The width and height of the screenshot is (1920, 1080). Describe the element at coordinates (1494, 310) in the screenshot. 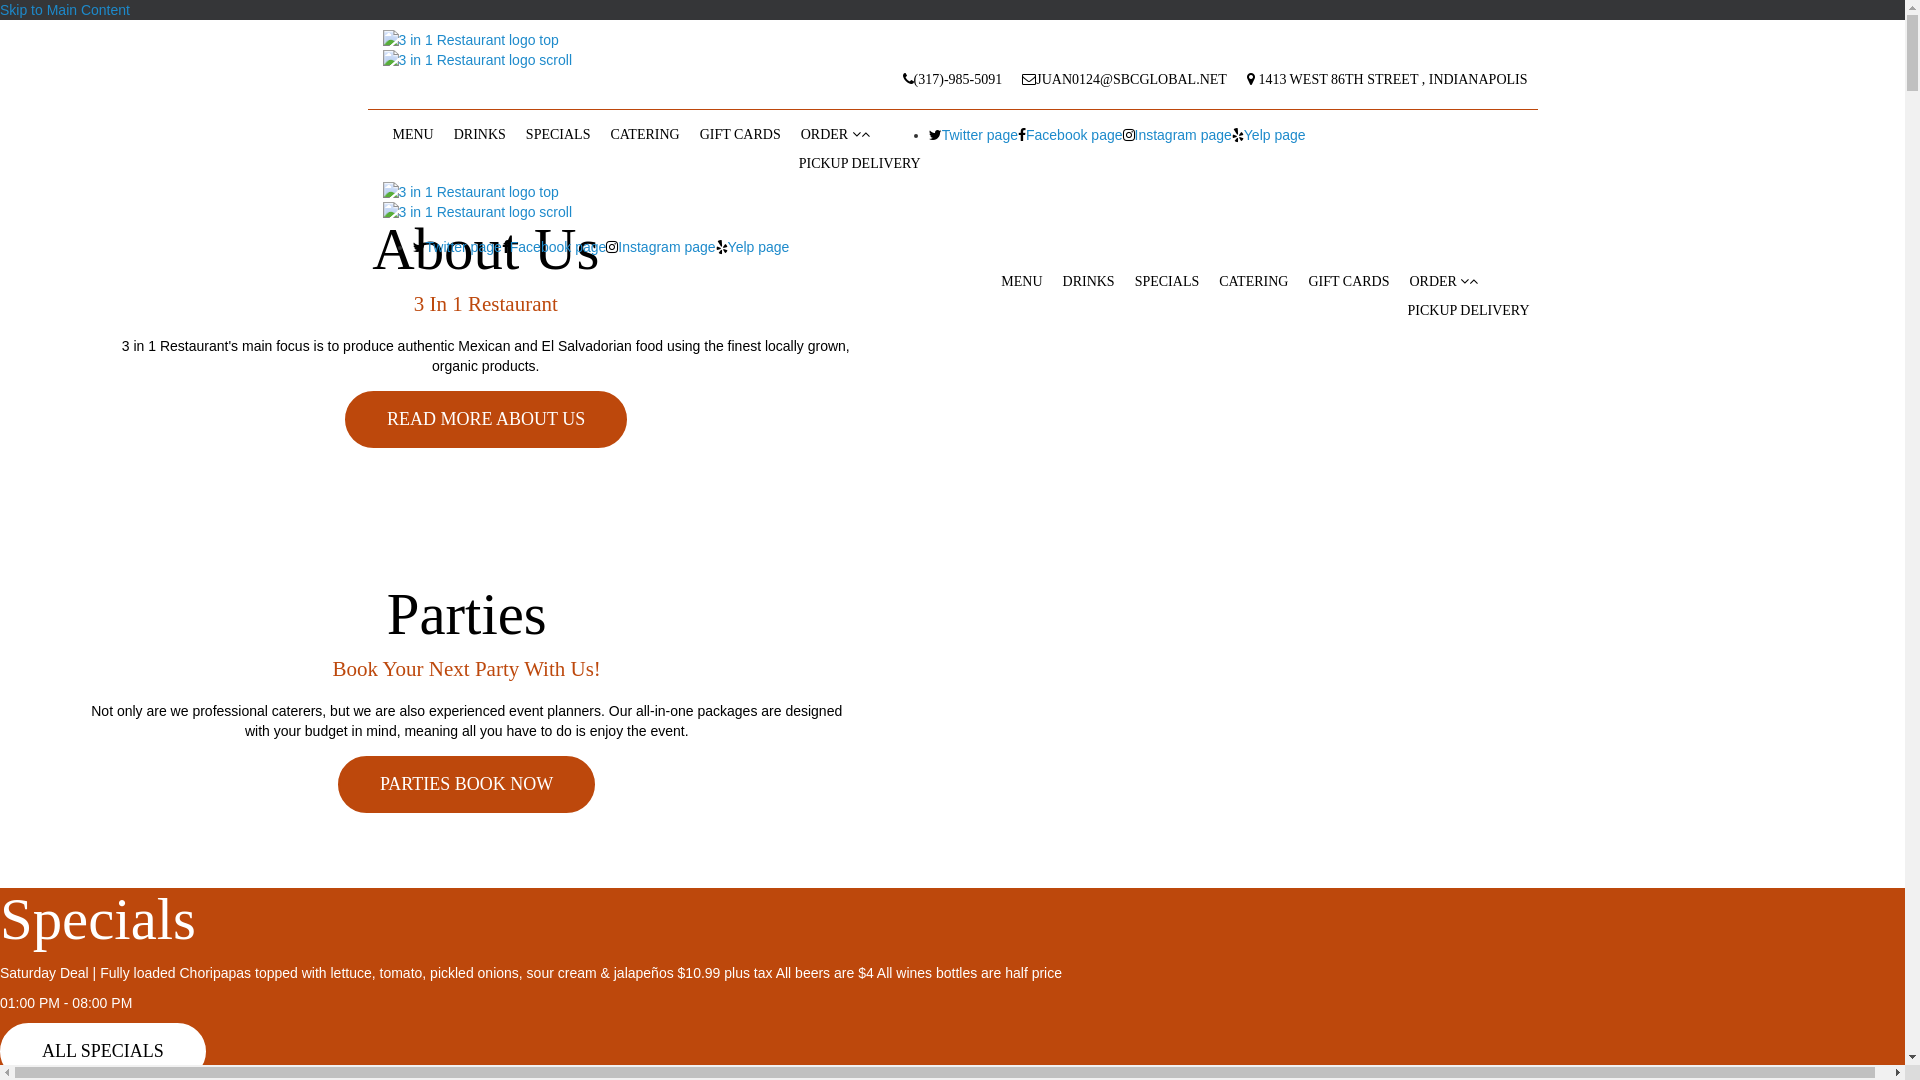

I see `'DELIVERY'` at that location.